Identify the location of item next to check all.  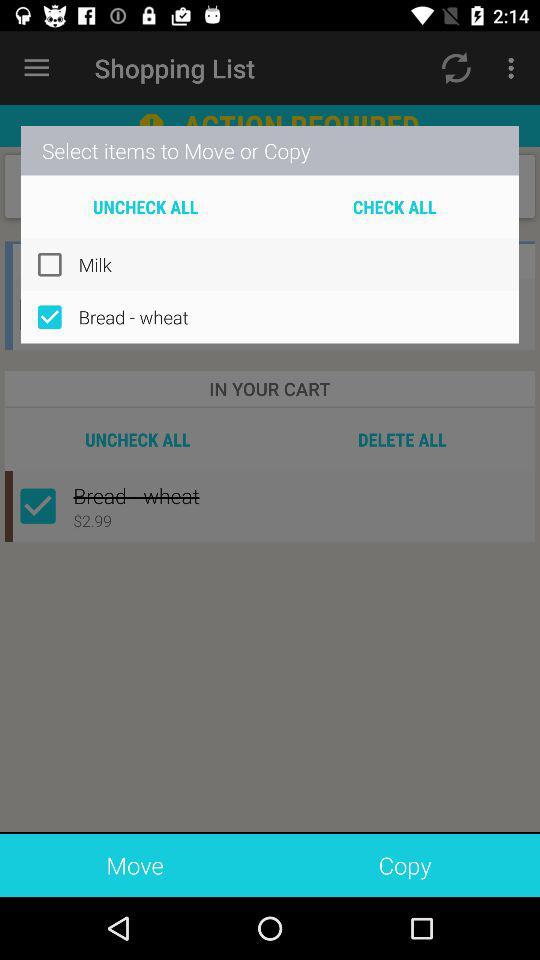
(144, 206).